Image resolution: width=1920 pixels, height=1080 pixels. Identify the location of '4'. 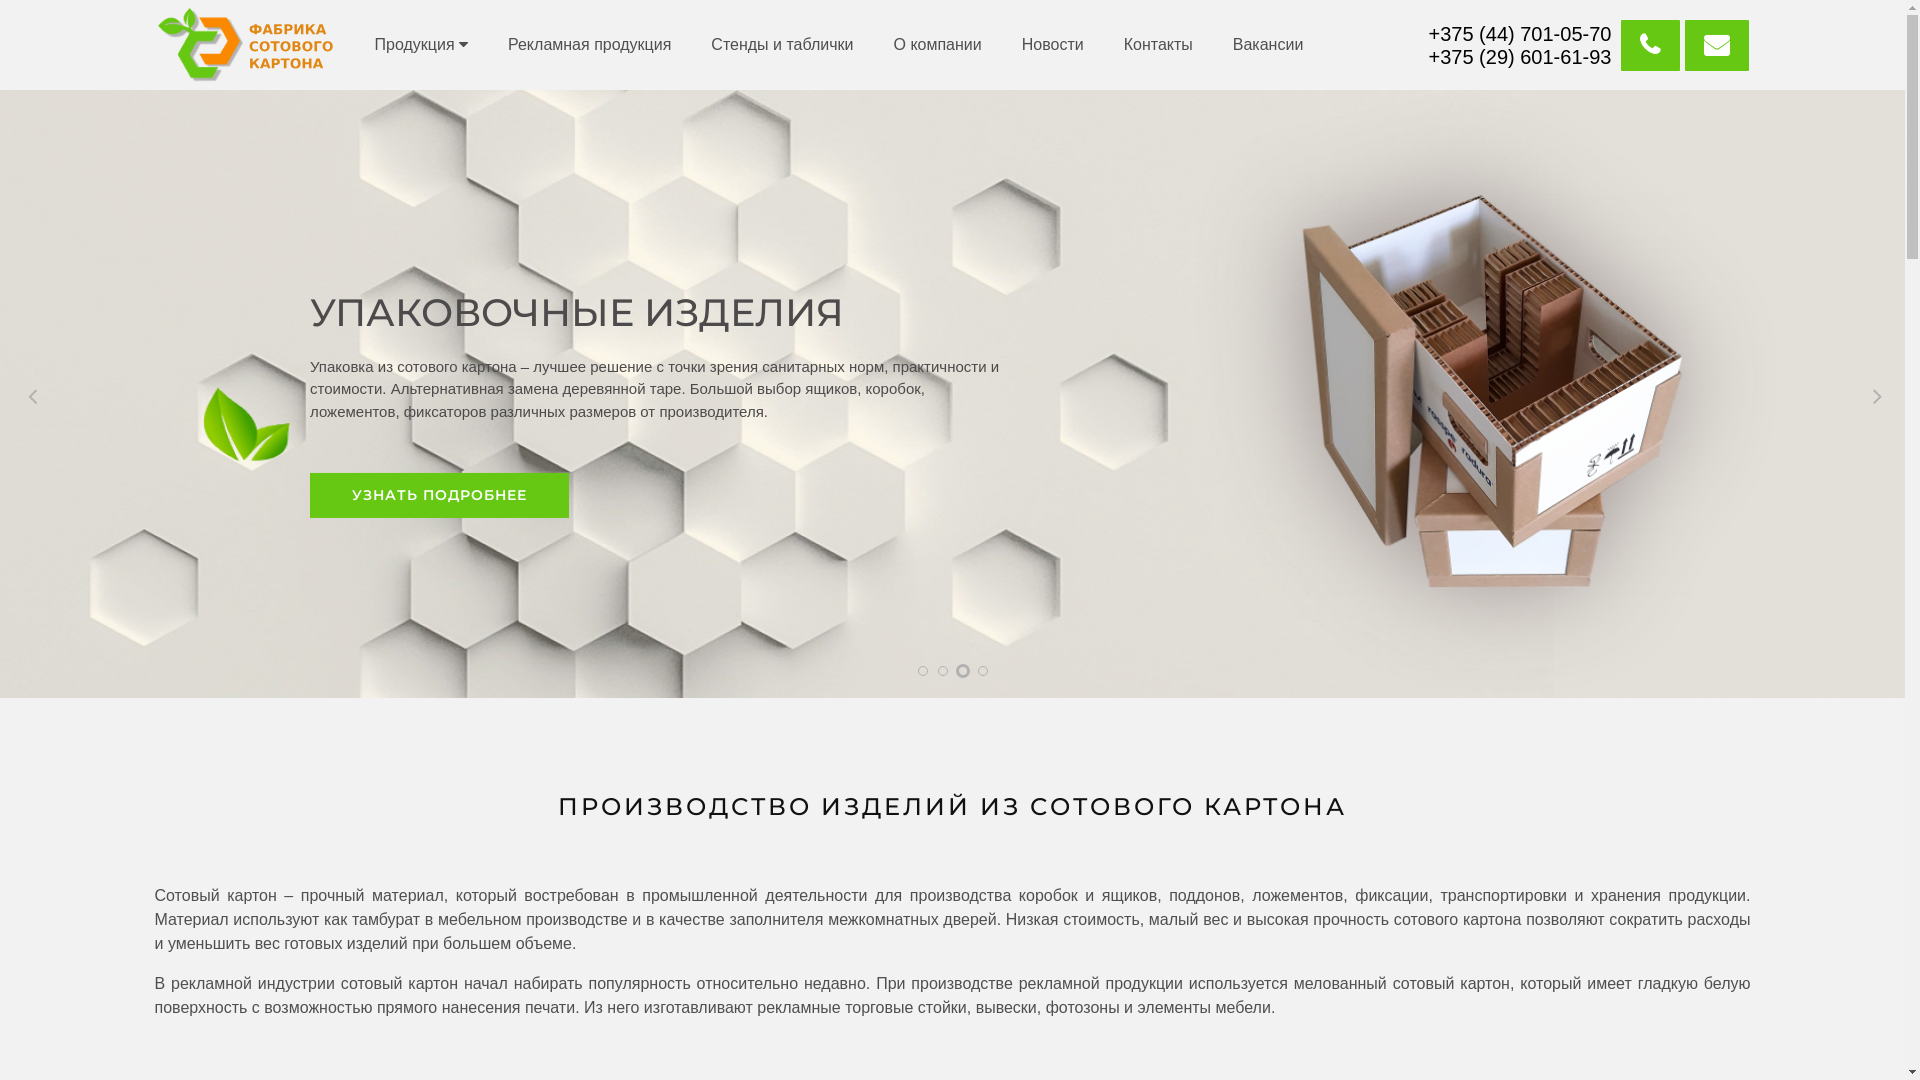
(983, 671).